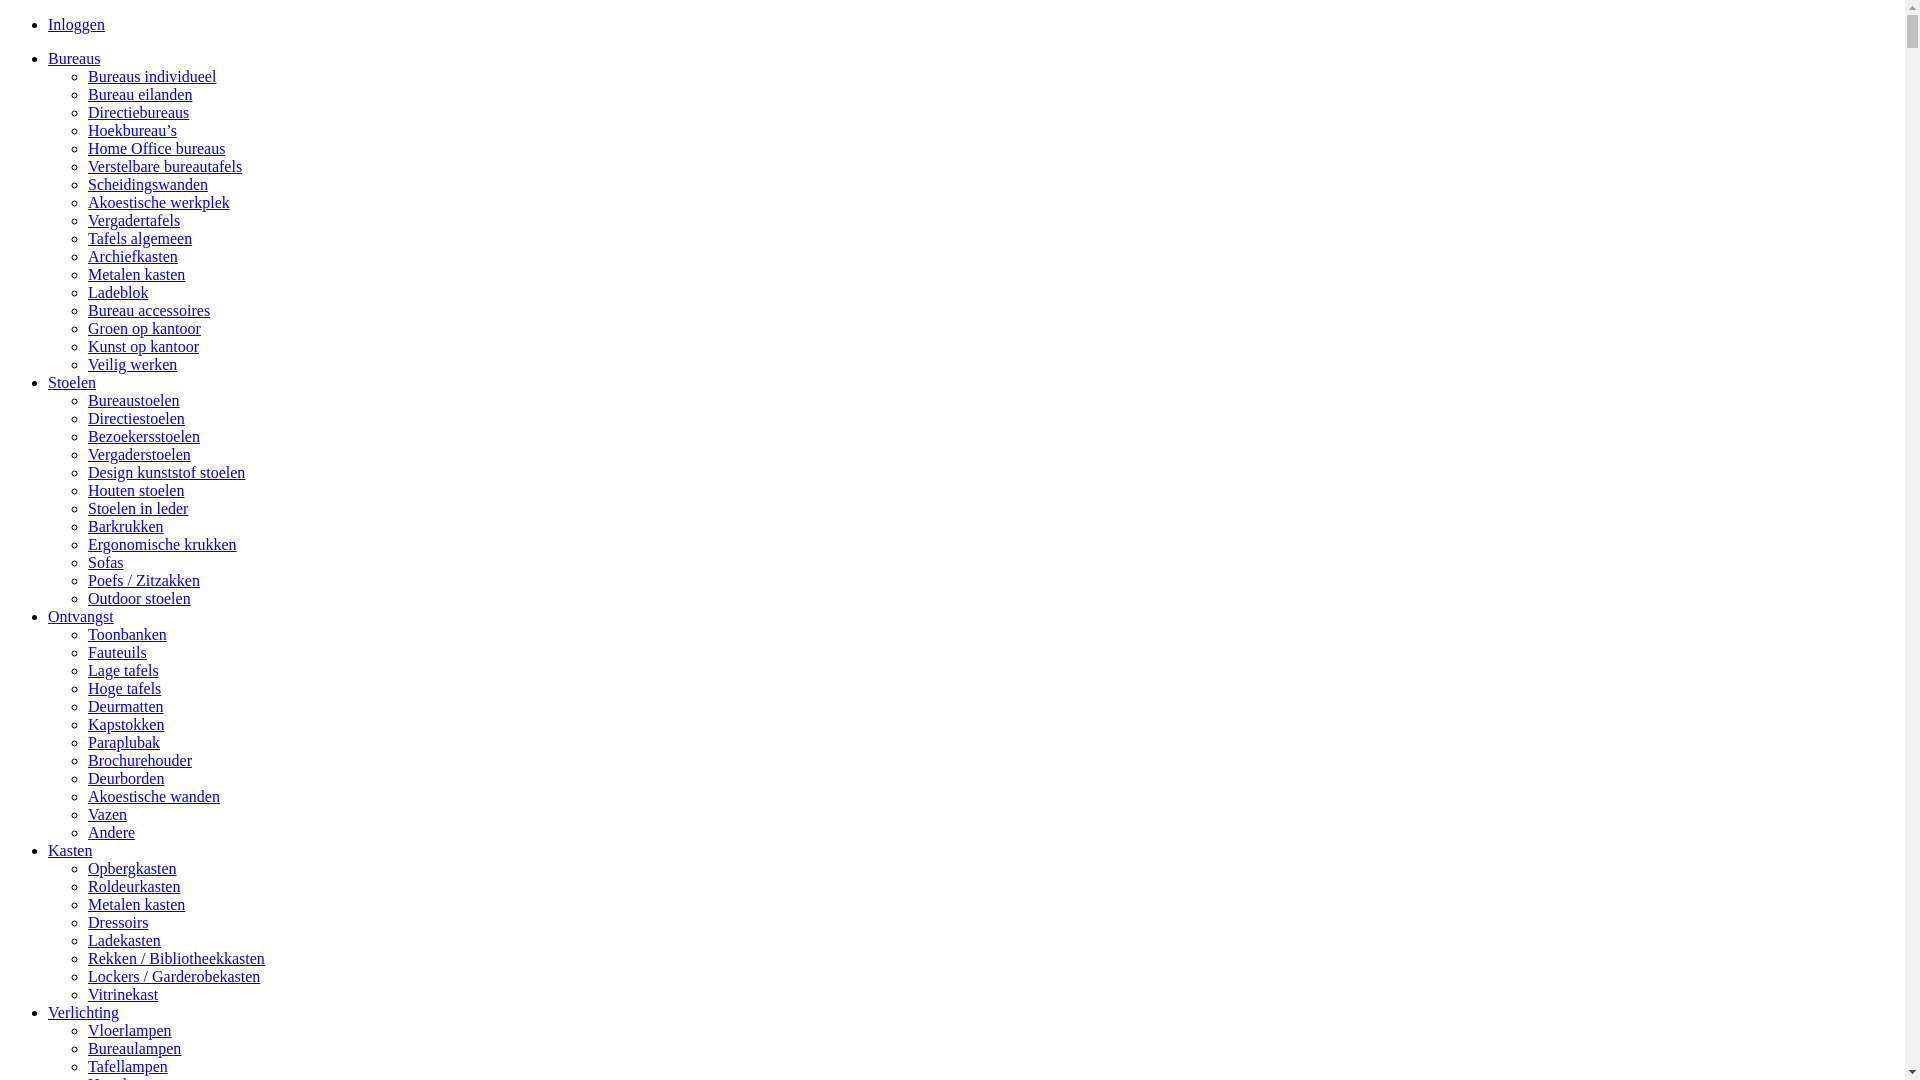  What do you see at coordinates (126, 634) in the screenshot?
I see `'Toonbanken'` at bounding box center [126, 634].